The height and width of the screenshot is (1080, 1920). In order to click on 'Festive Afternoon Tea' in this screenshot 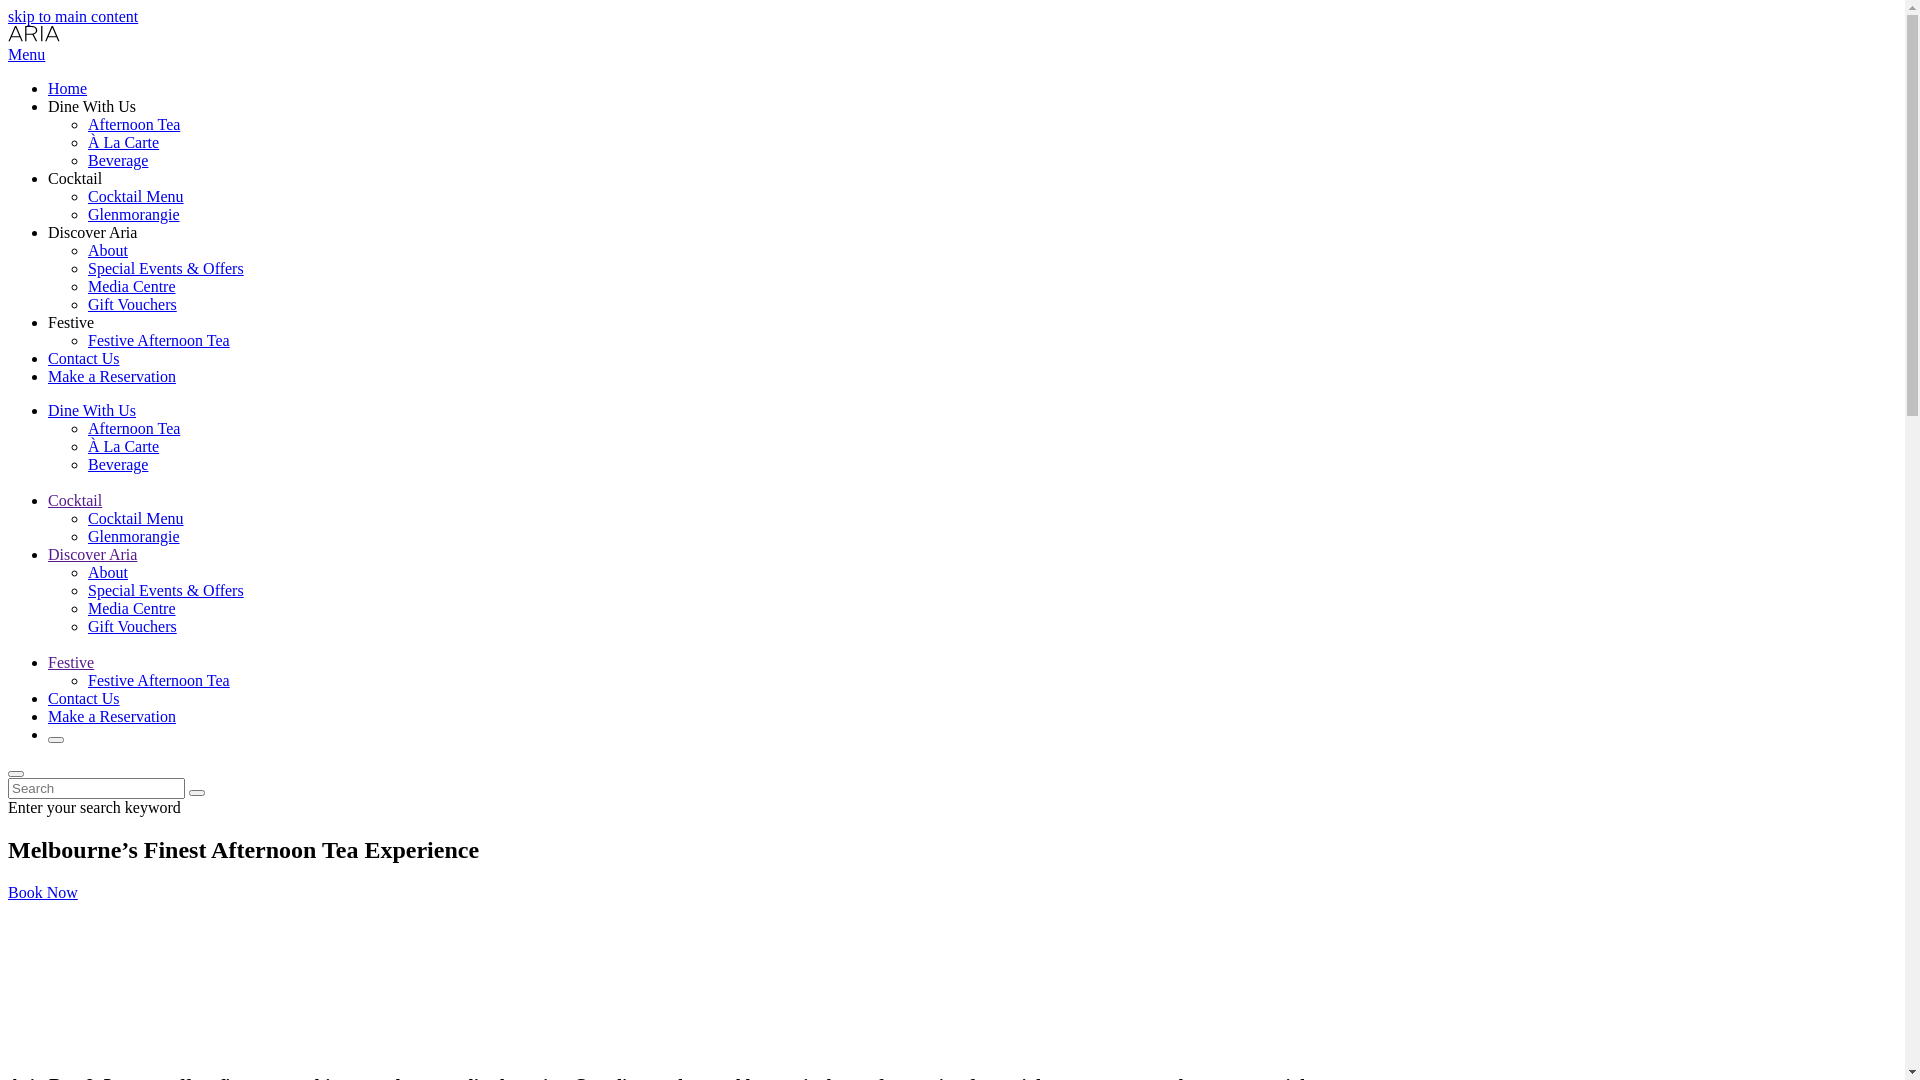, I will do `click(86, 339)`.